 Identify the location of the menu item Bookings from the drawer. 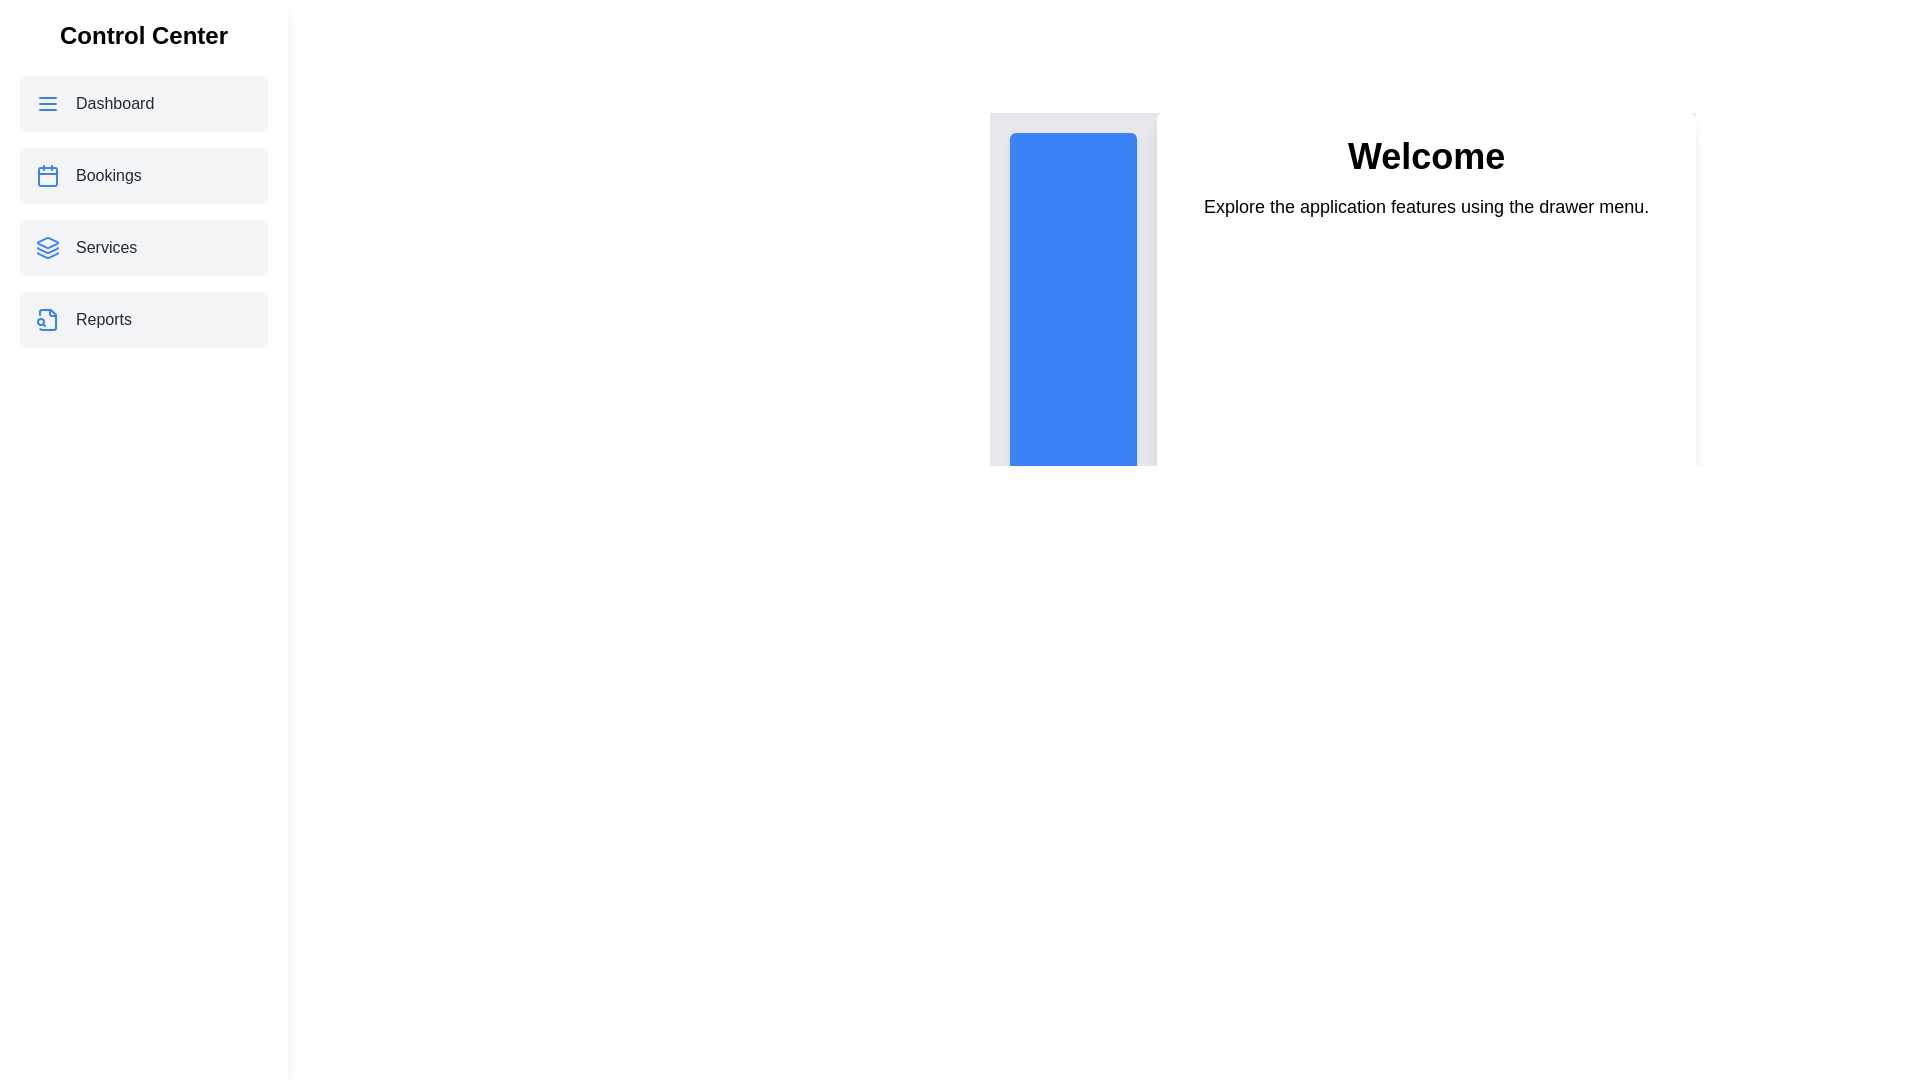
(143, 175).